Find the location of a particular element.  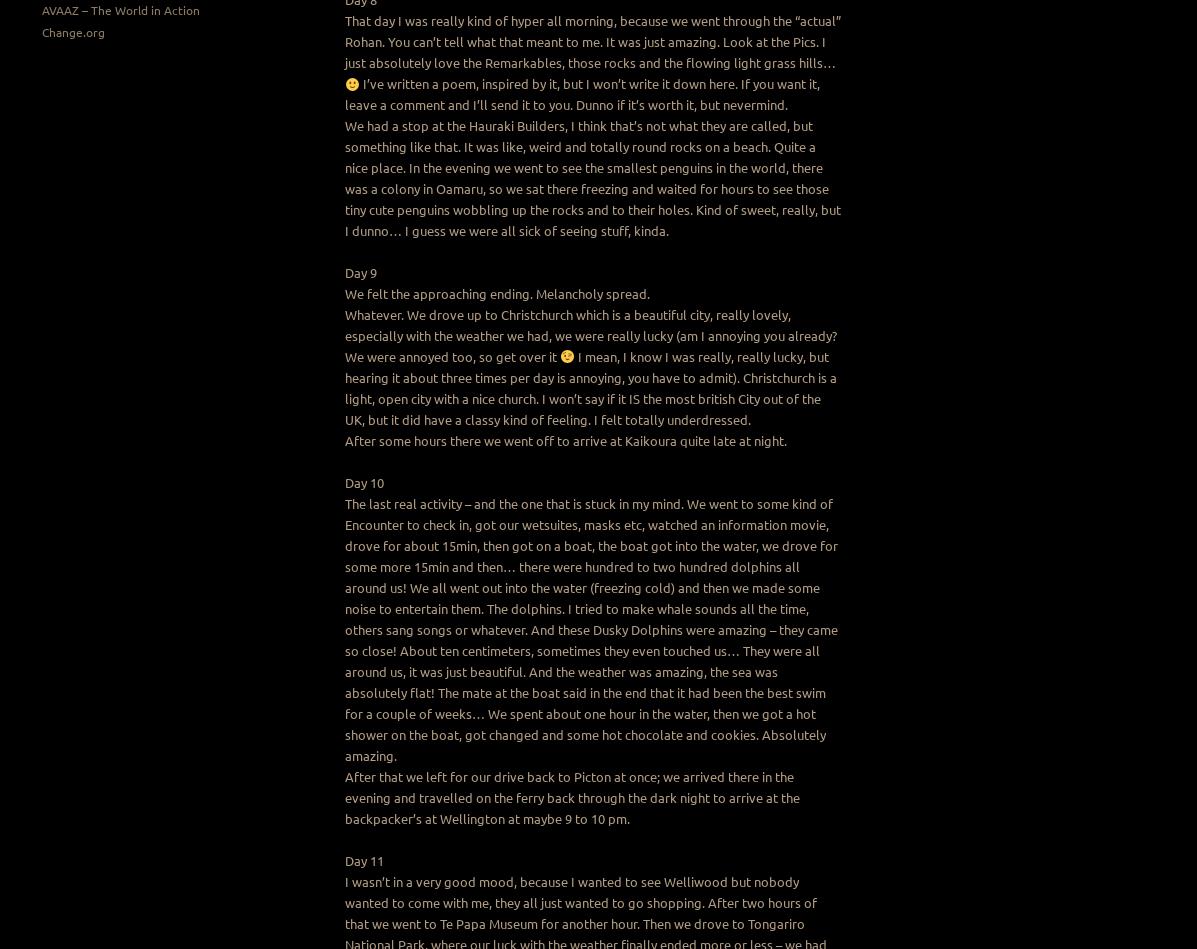

'I mean, I know I was really, really lucky, but hearing it about three times per day is annoying, you have to admit). Christchurch is a light, open city with a nice church. I won’t say if it IS the most british City out of the UK, but it did have a classy kind of feeling. I felt totally underdressed.' is located at coordinates (590, 388).